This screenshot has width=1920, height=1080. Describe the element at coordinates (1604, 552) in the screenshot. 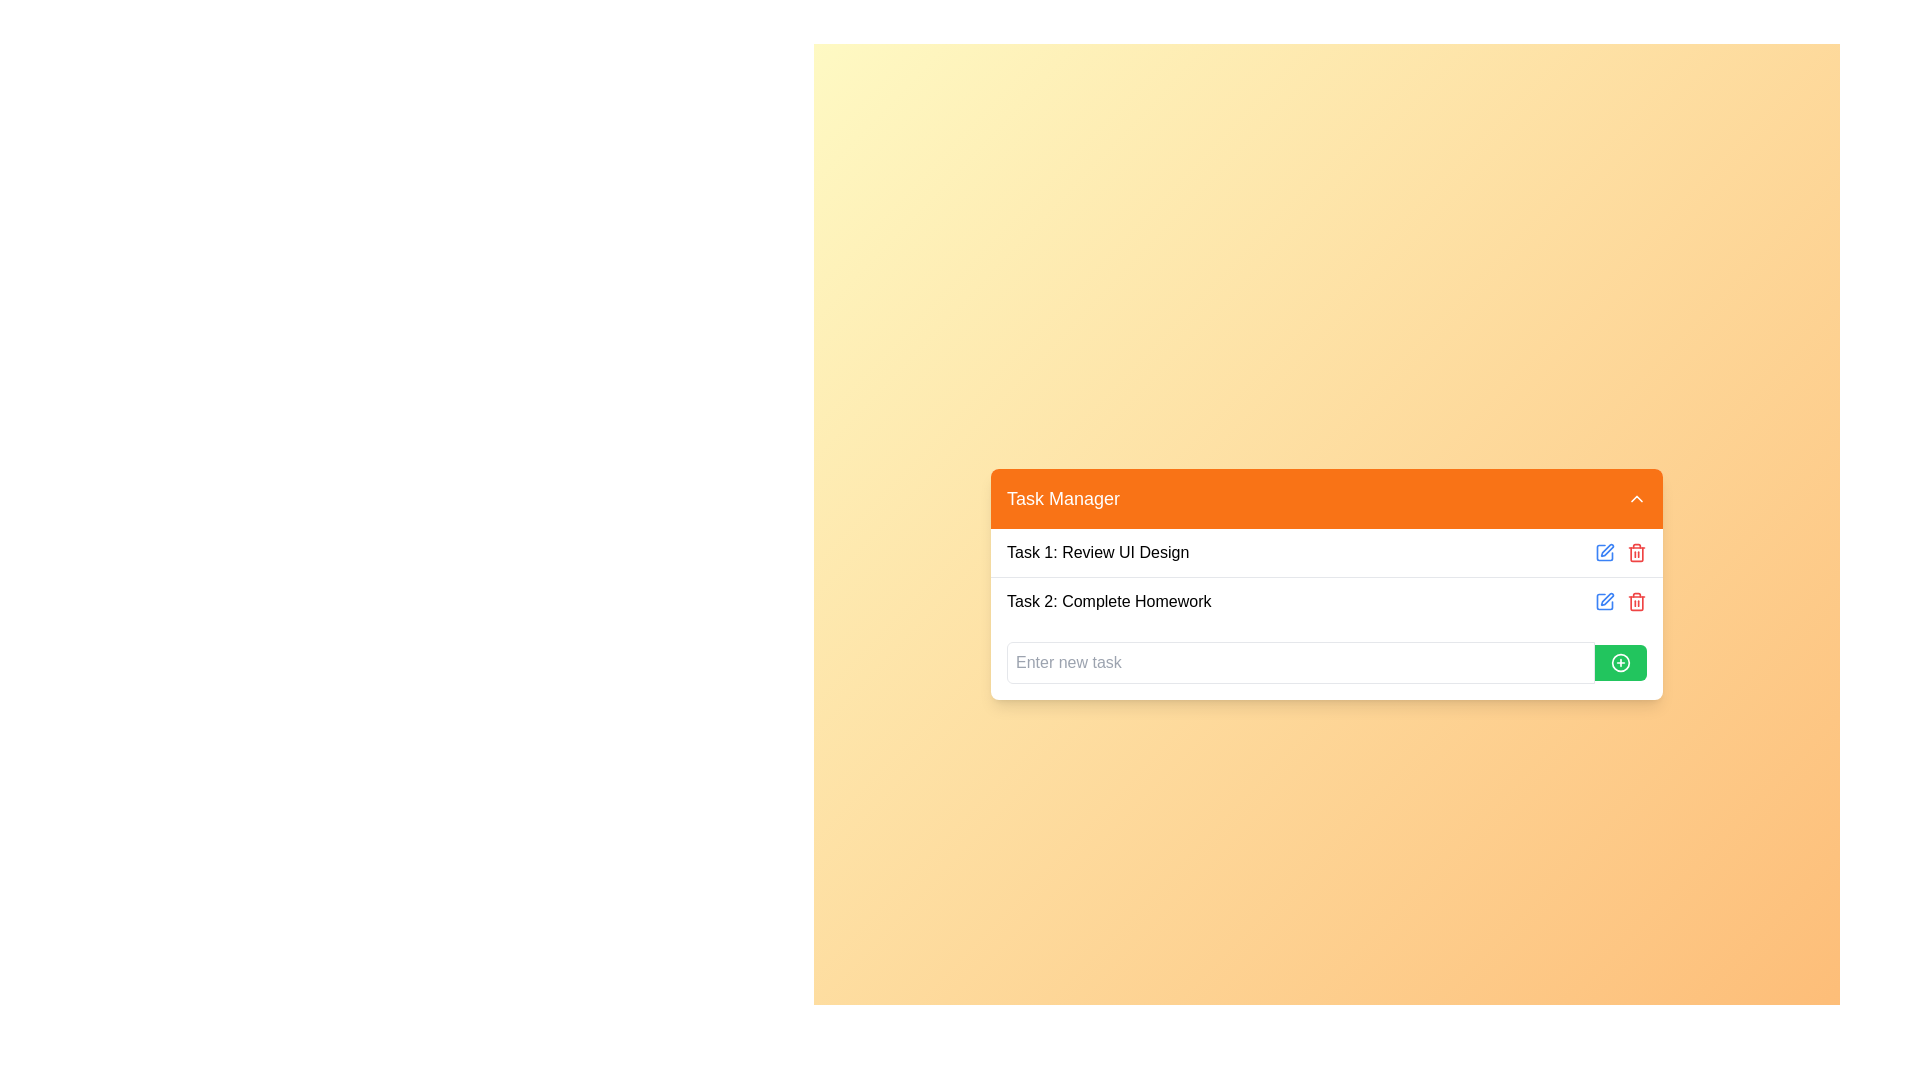

I see `the interactive edit button located on the right side of the header of the first task item` at that location.